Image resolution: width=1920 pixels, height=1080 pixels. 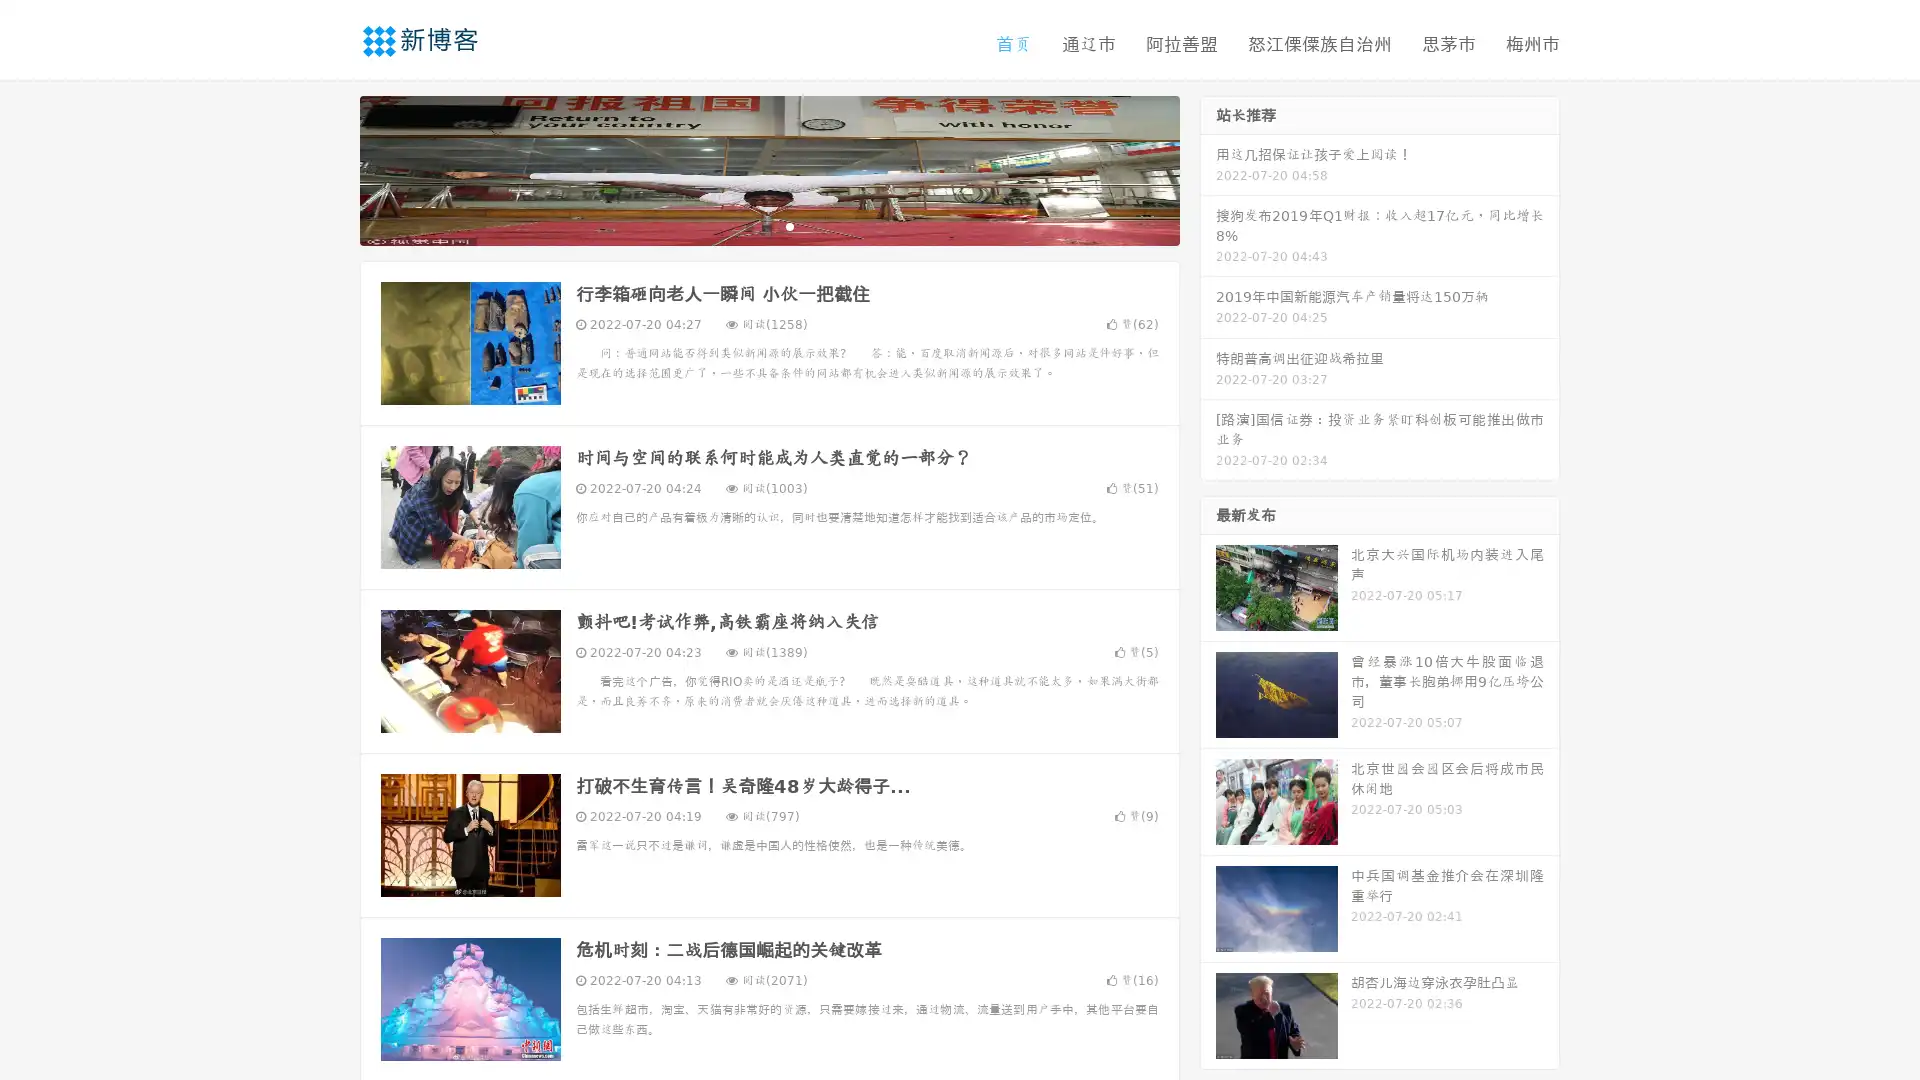 What do you see at coordinates (1208, 168) in the screenshot?
I see `Next slide` at bounding box center [1208, 168].